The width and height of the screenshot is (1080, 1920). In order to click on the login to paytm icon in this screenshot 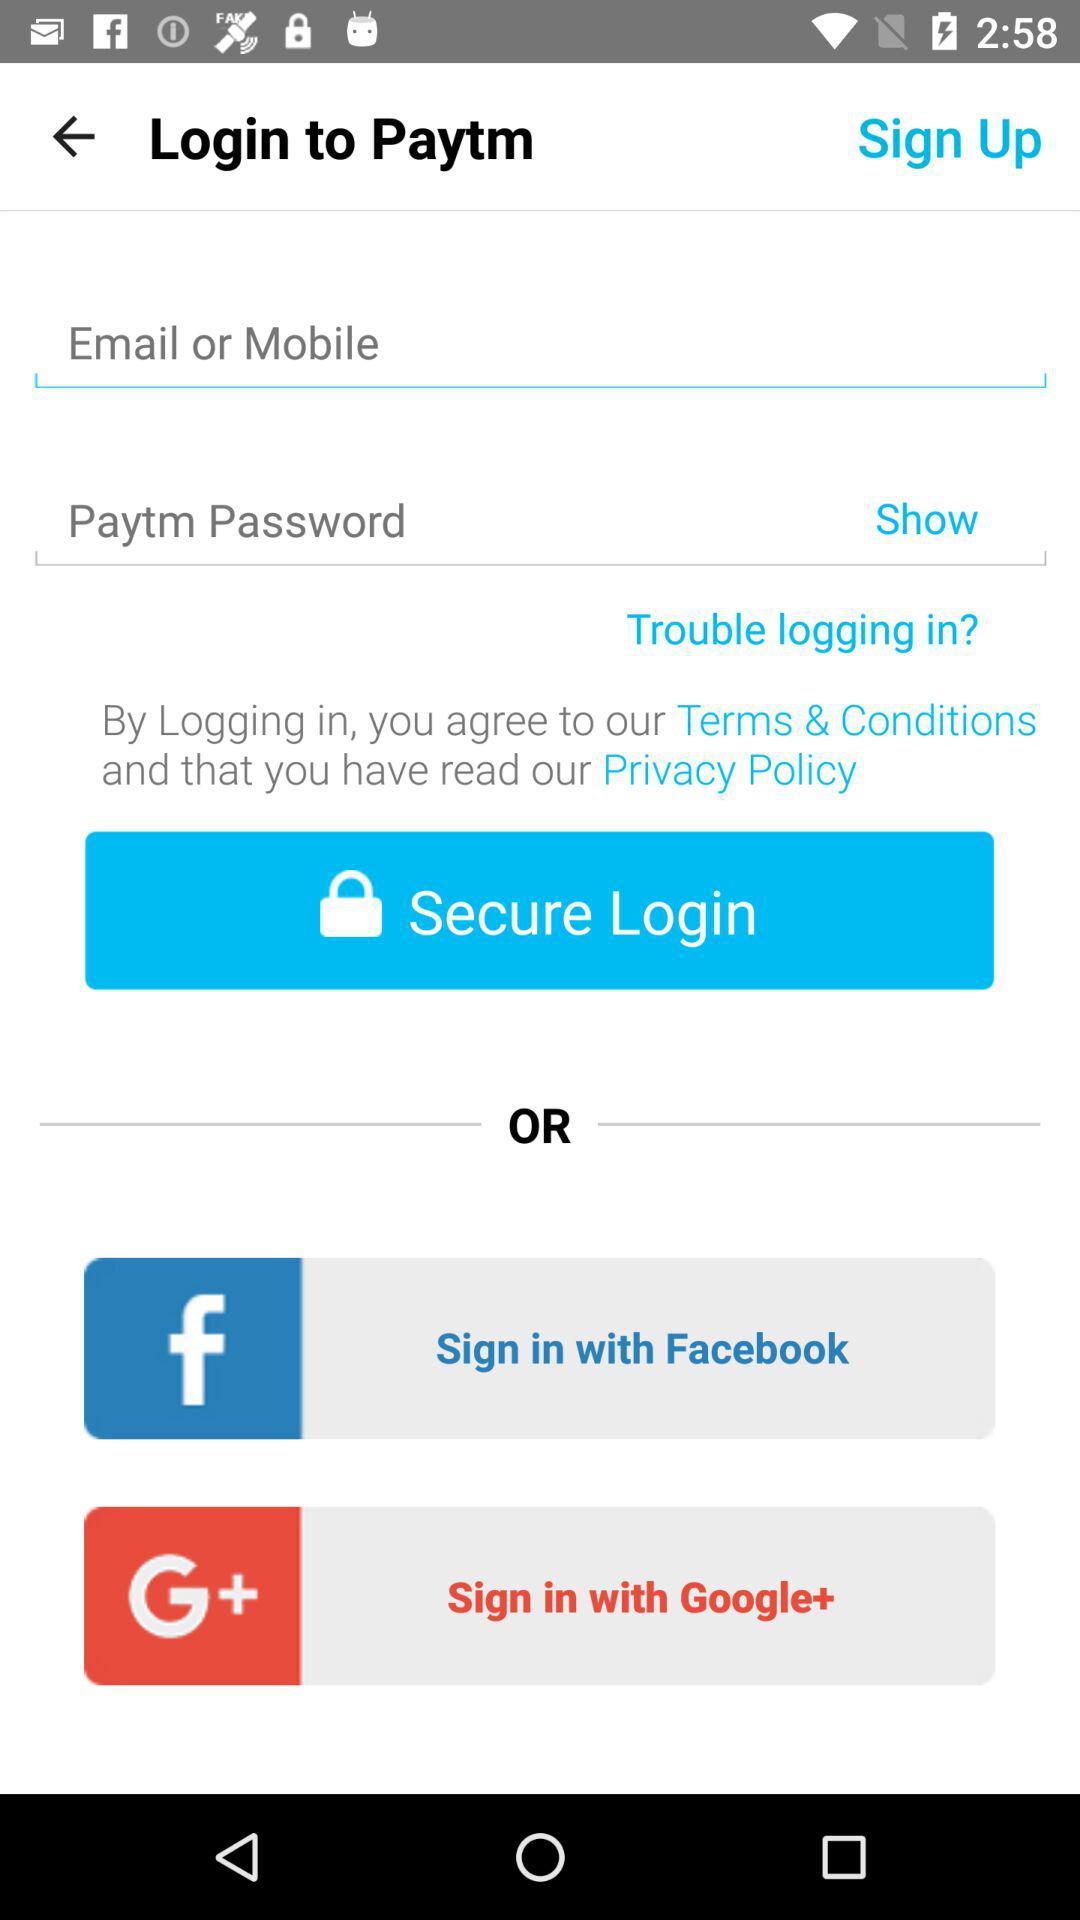, I will do `click(340, 135)`.